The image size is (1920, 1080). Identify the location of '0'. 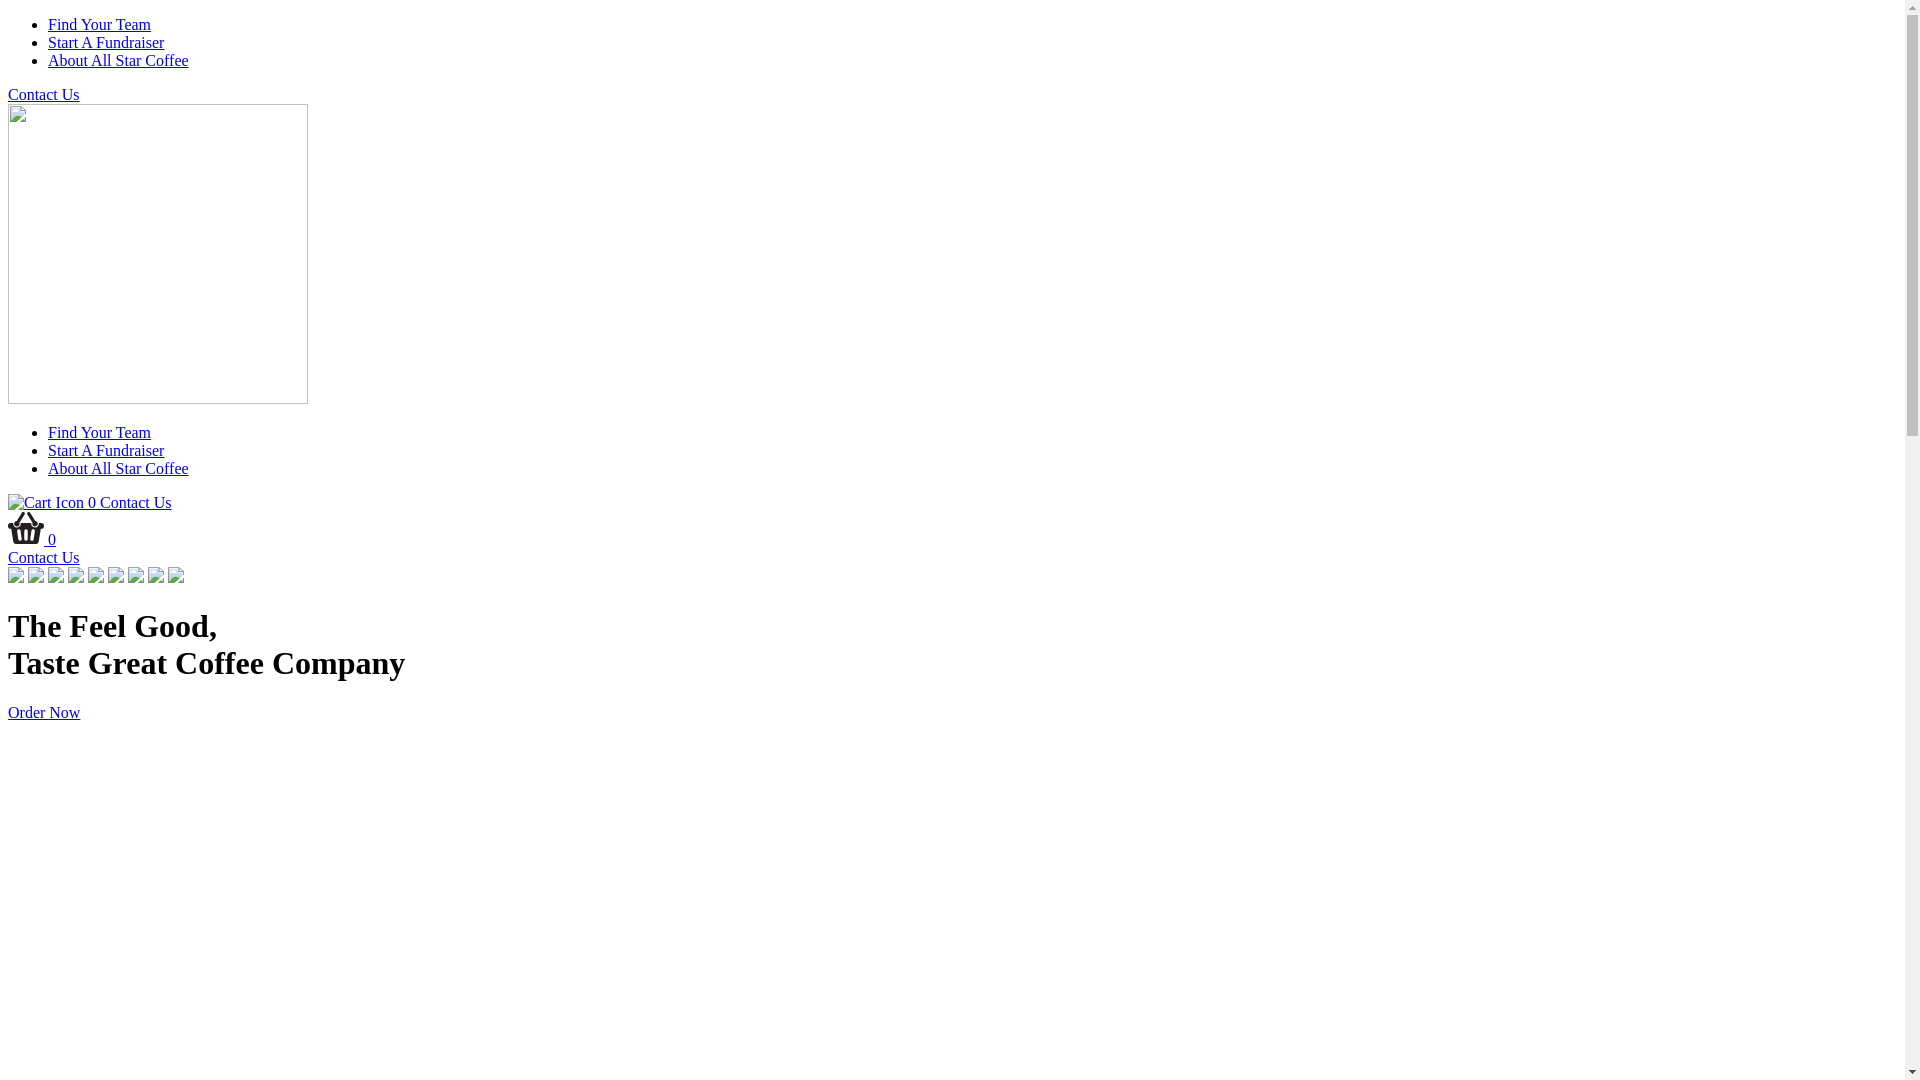
(8, 501).